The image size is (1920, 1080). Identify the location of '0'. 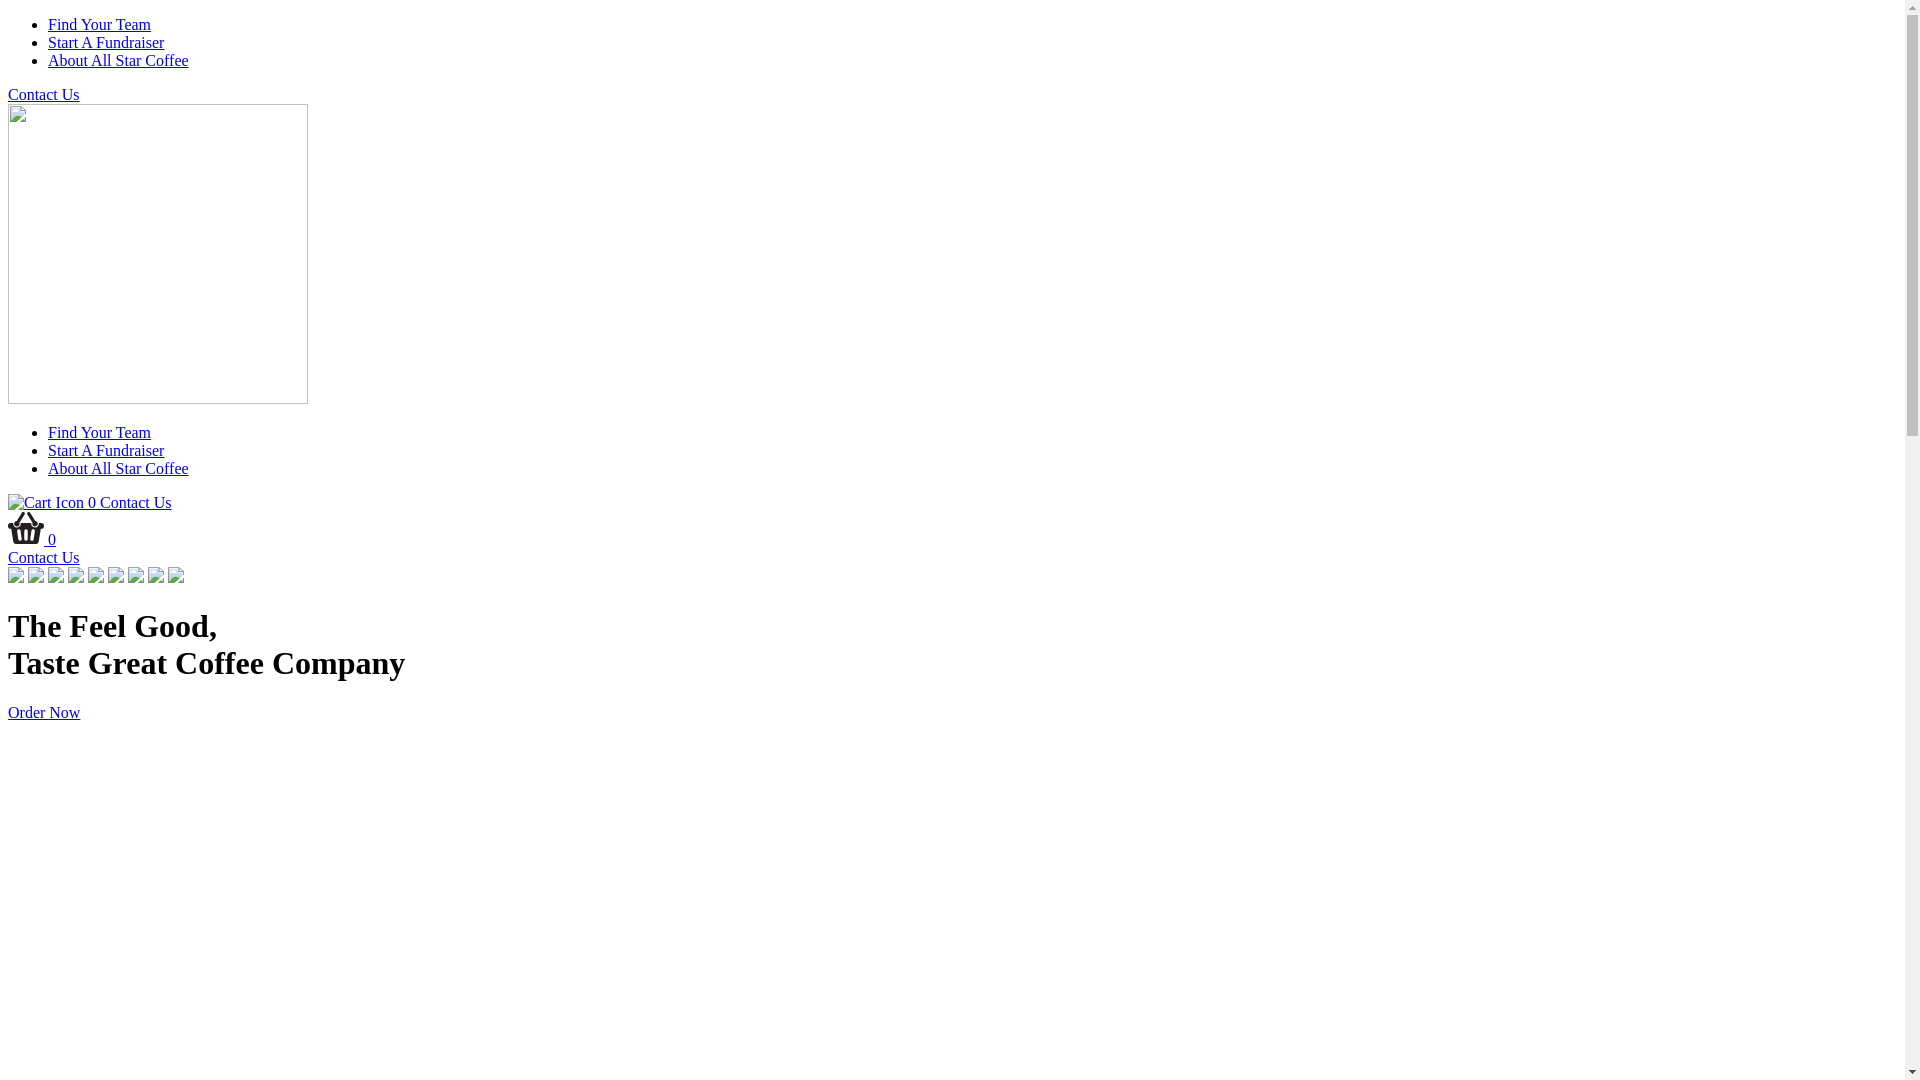
(8, 501).